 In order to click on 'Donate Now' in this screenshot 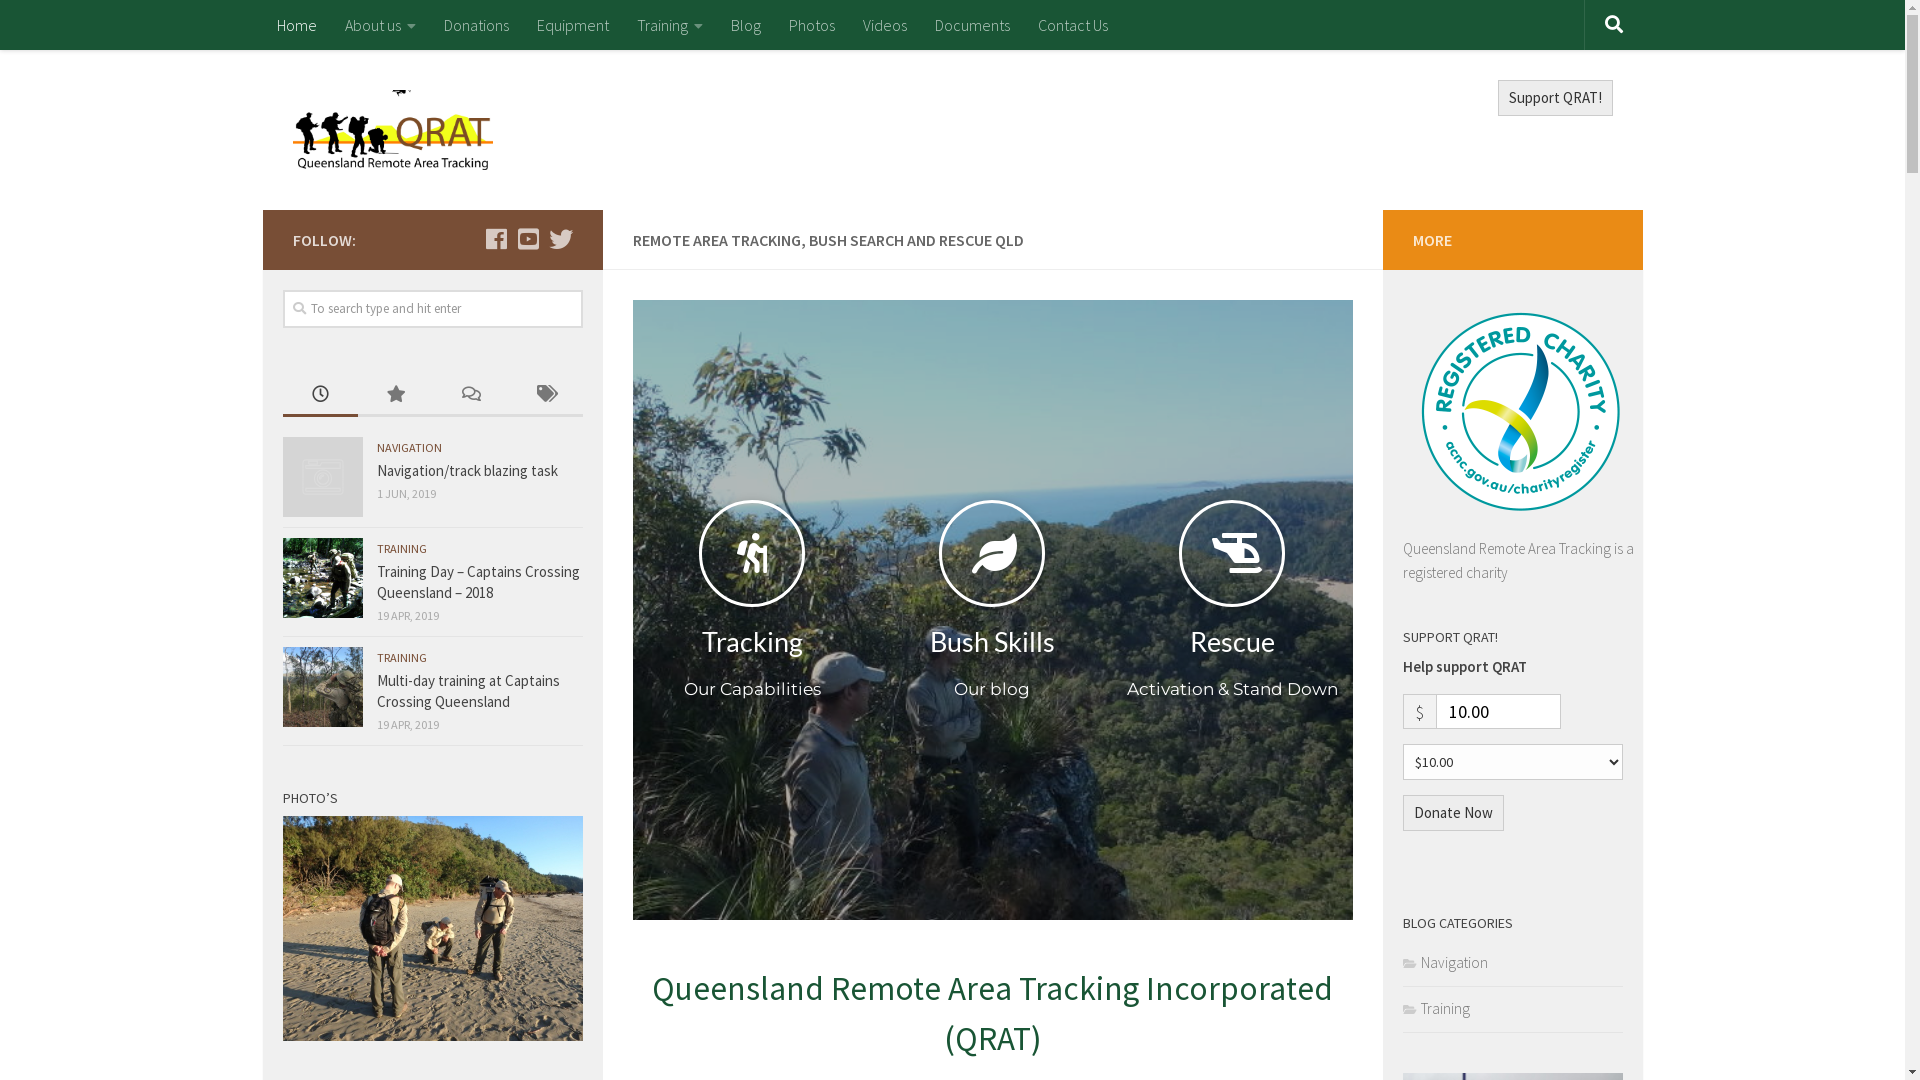, I will do `click(1452, 813)`.